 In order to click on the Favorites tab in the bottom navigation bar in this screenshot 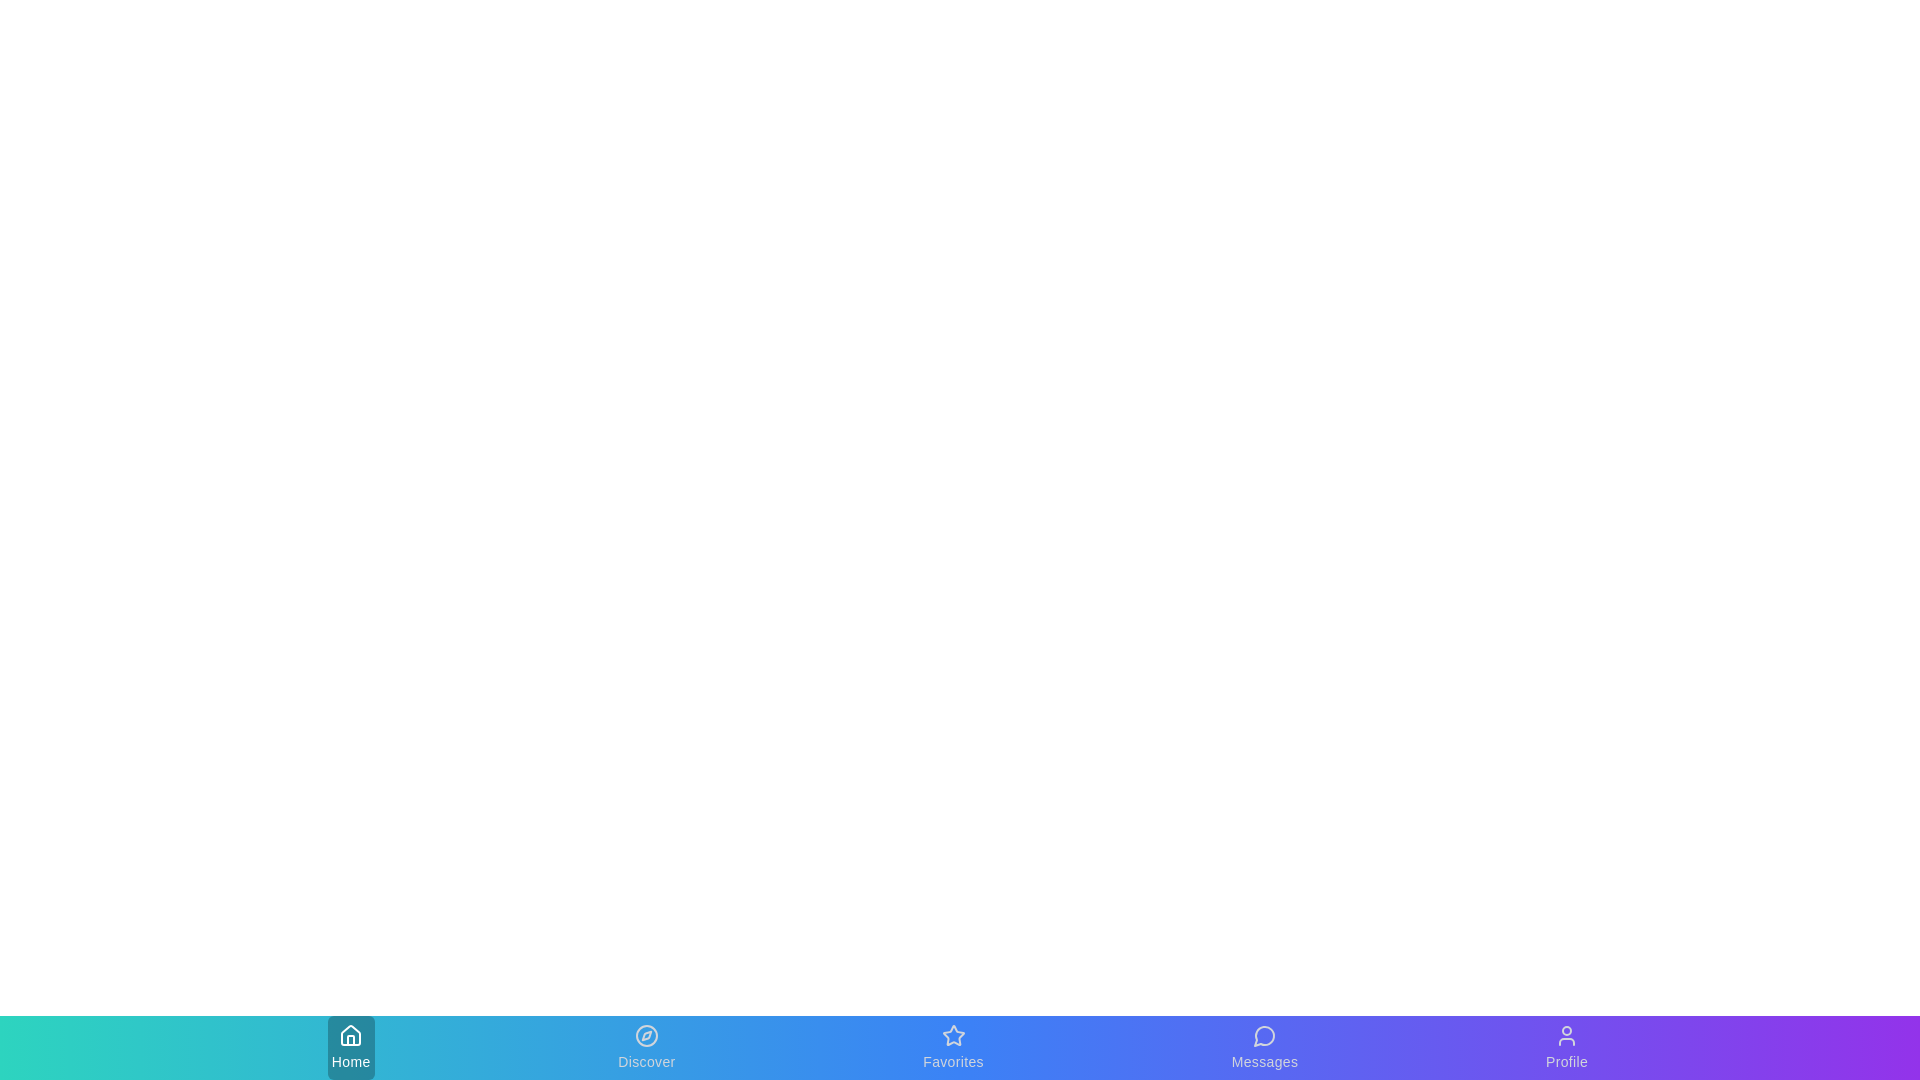, I will do `click(953, 1047)`.